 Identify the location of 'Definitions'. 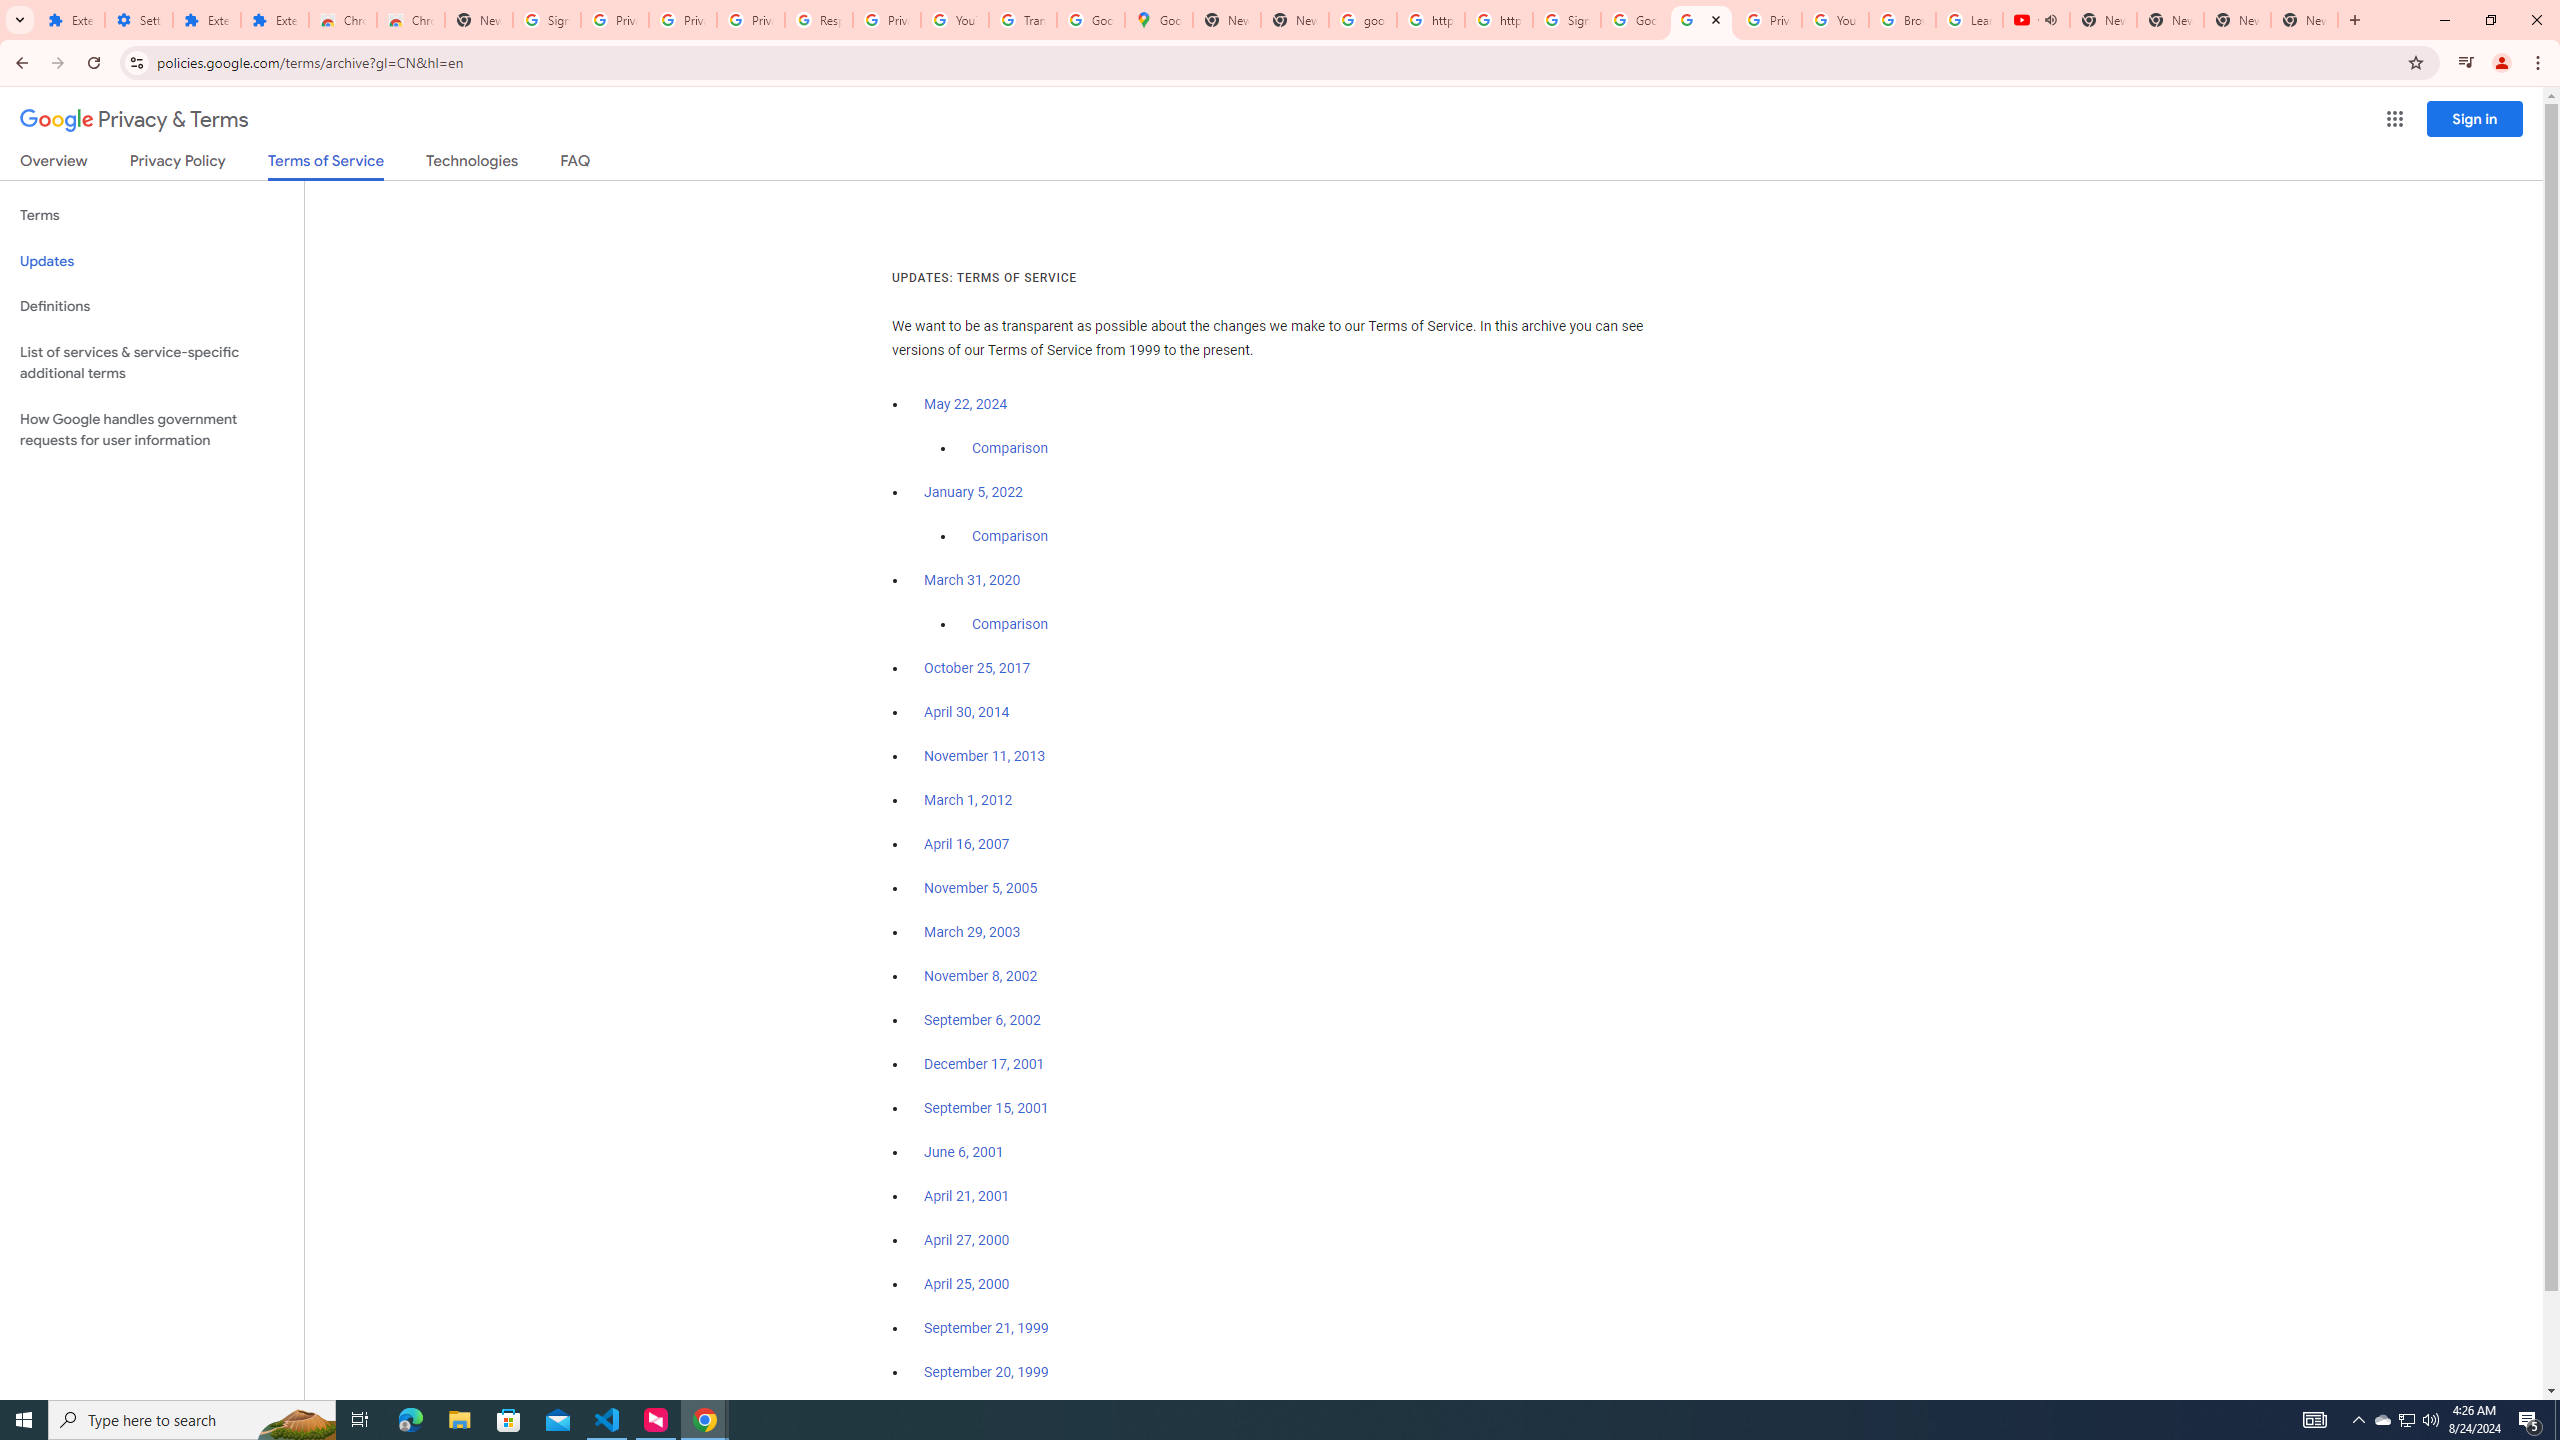
(151, 306).